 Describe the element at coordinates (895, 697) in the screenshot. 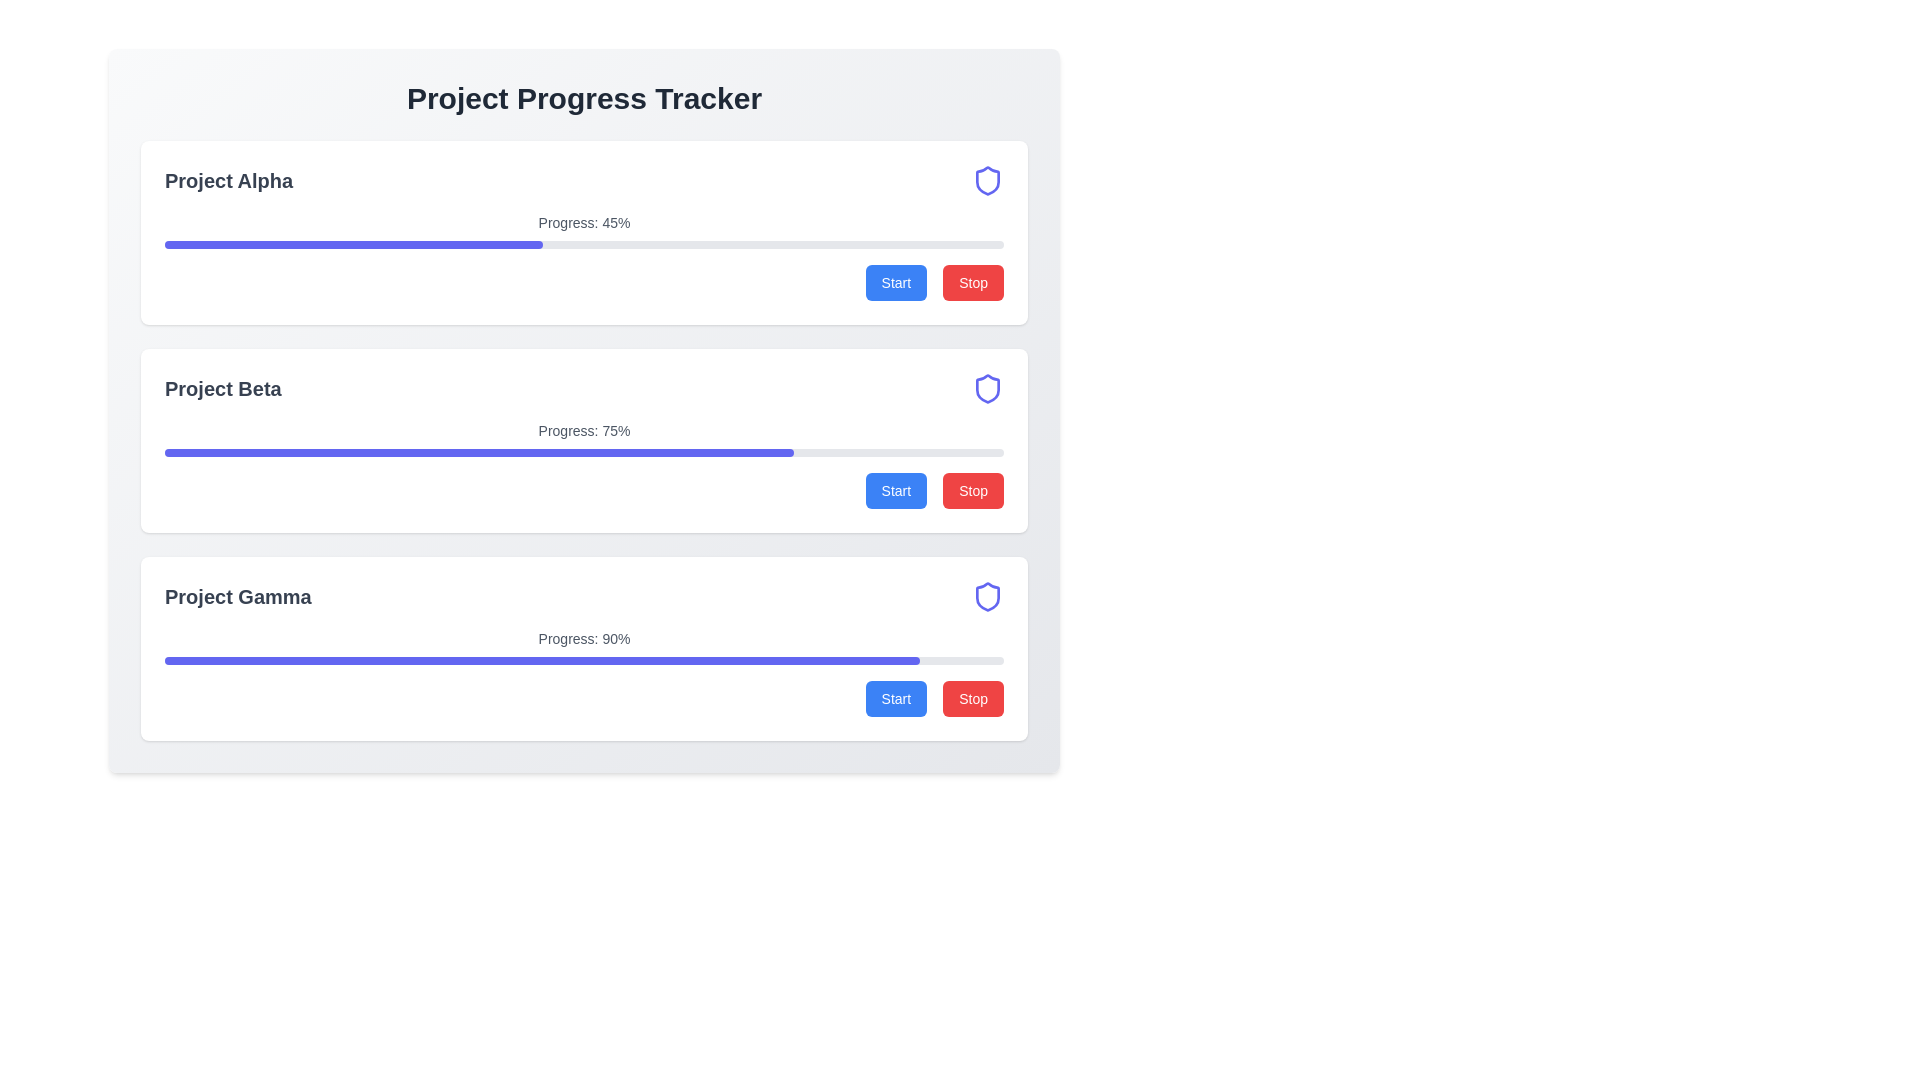

I see `the 'Start' button, which is a rectangular button with a blue background and white text located at the bottom right corner of 'Project Gamma'` at that location.